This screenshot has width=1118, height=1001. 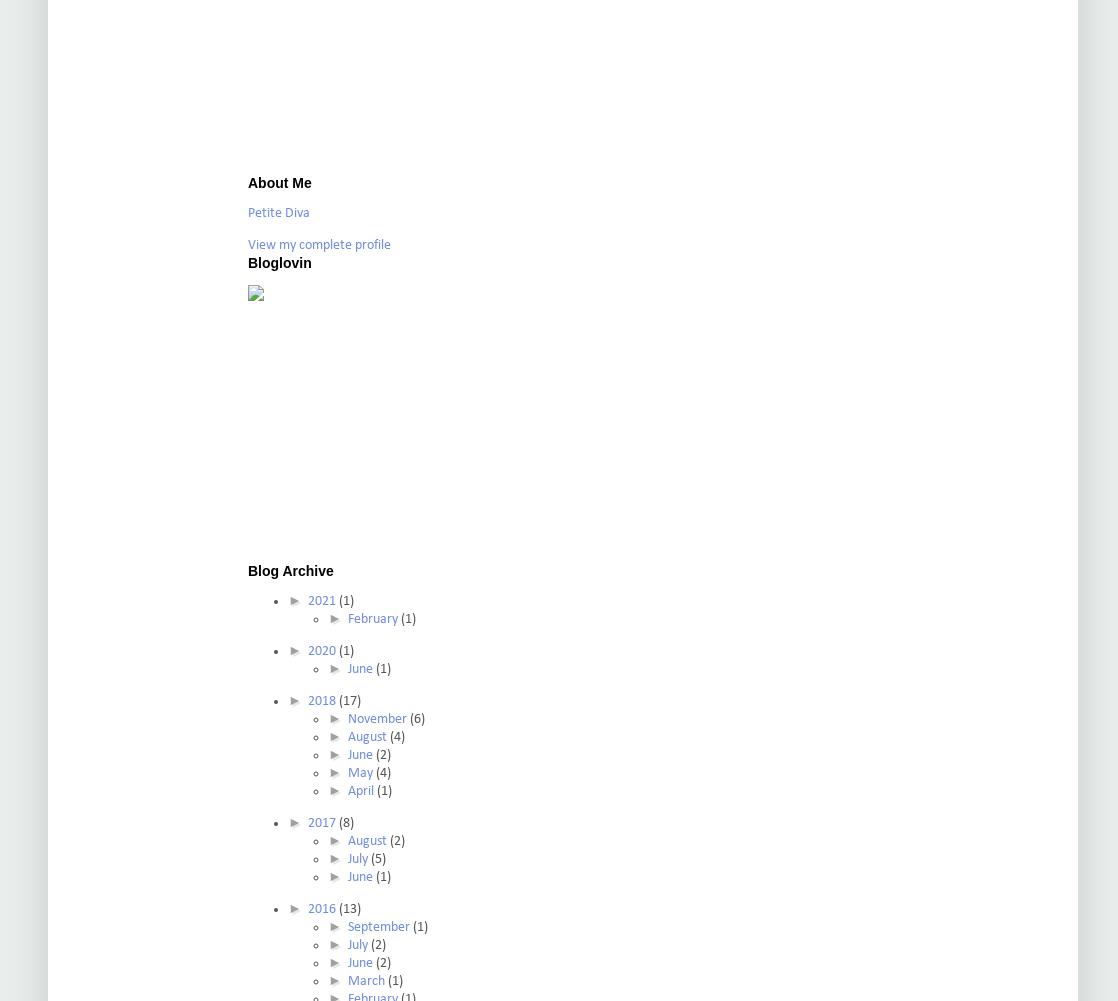 What do you see at coordinates (321, 650) in the screenshot?
I see `'2020'` at bounding box center [321, 650].